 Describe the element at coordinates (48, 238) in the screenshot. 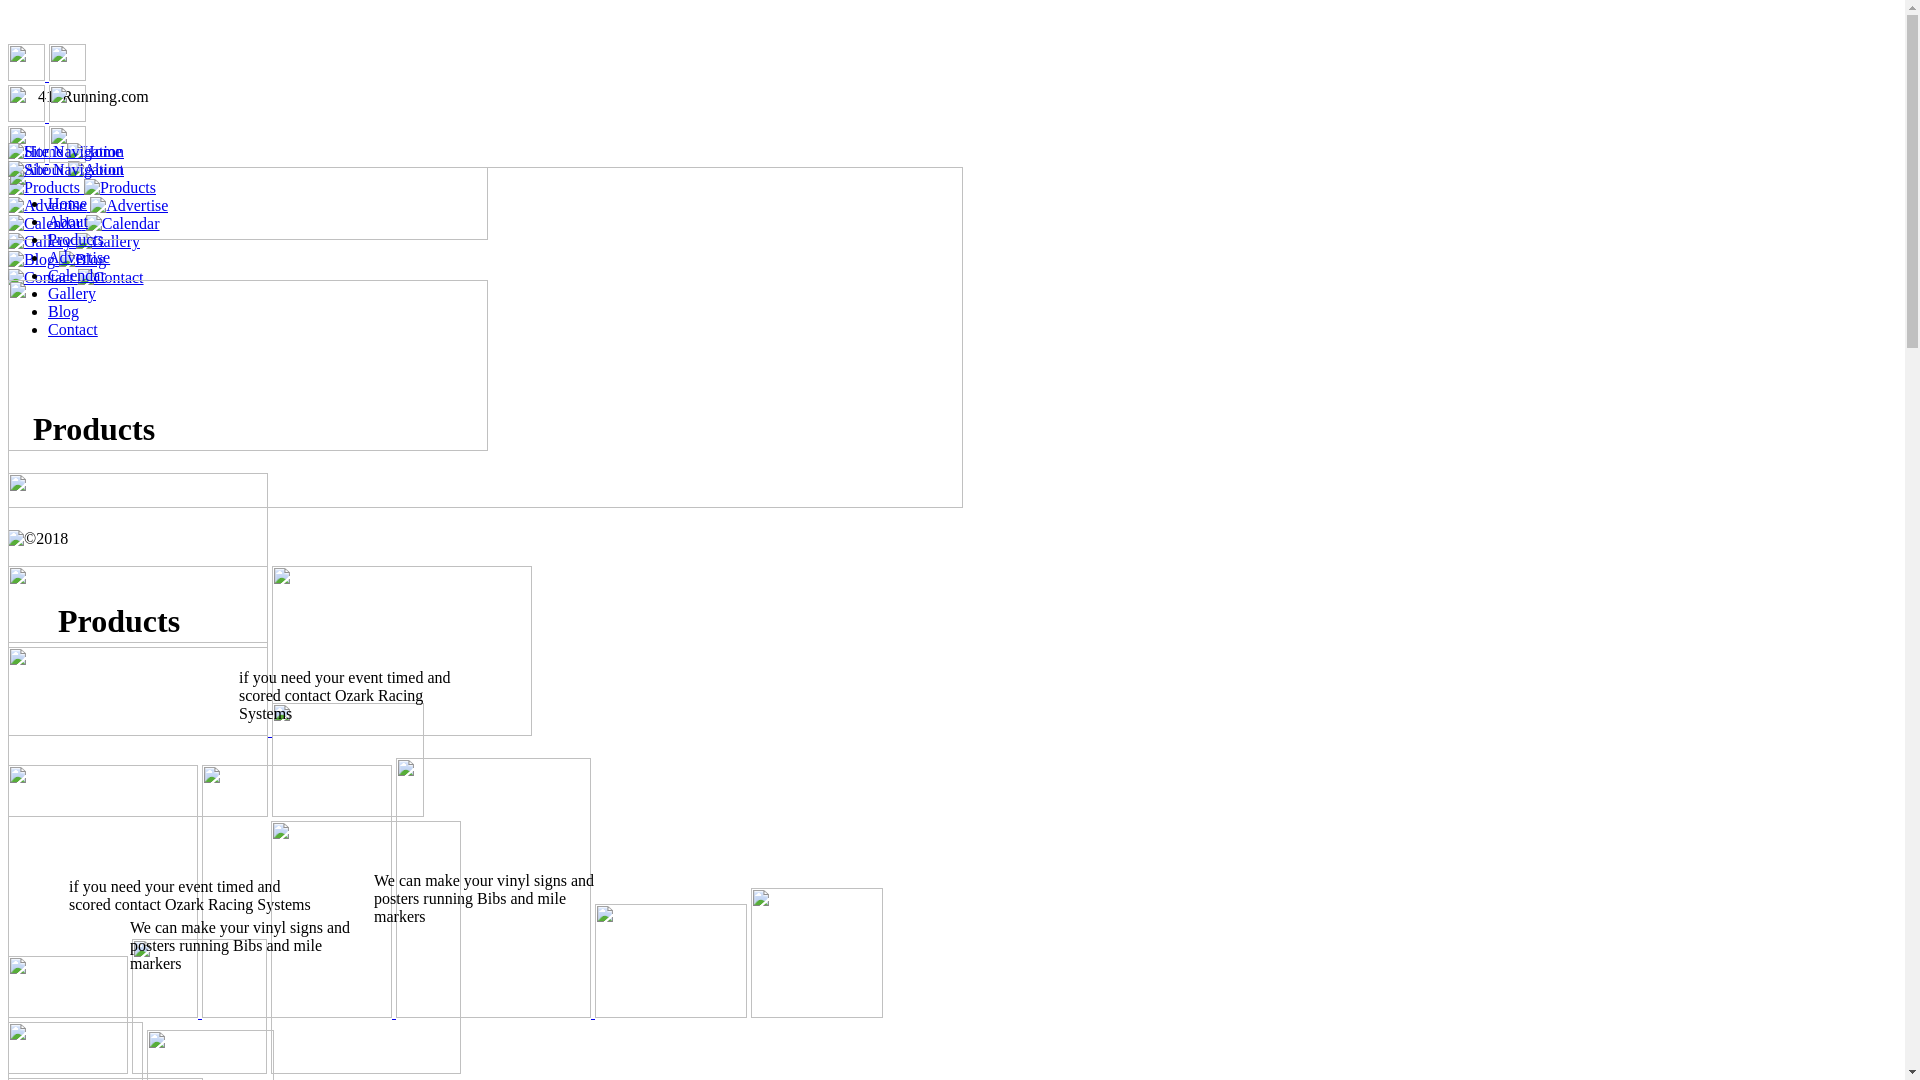

I see `'Products'` at that location.